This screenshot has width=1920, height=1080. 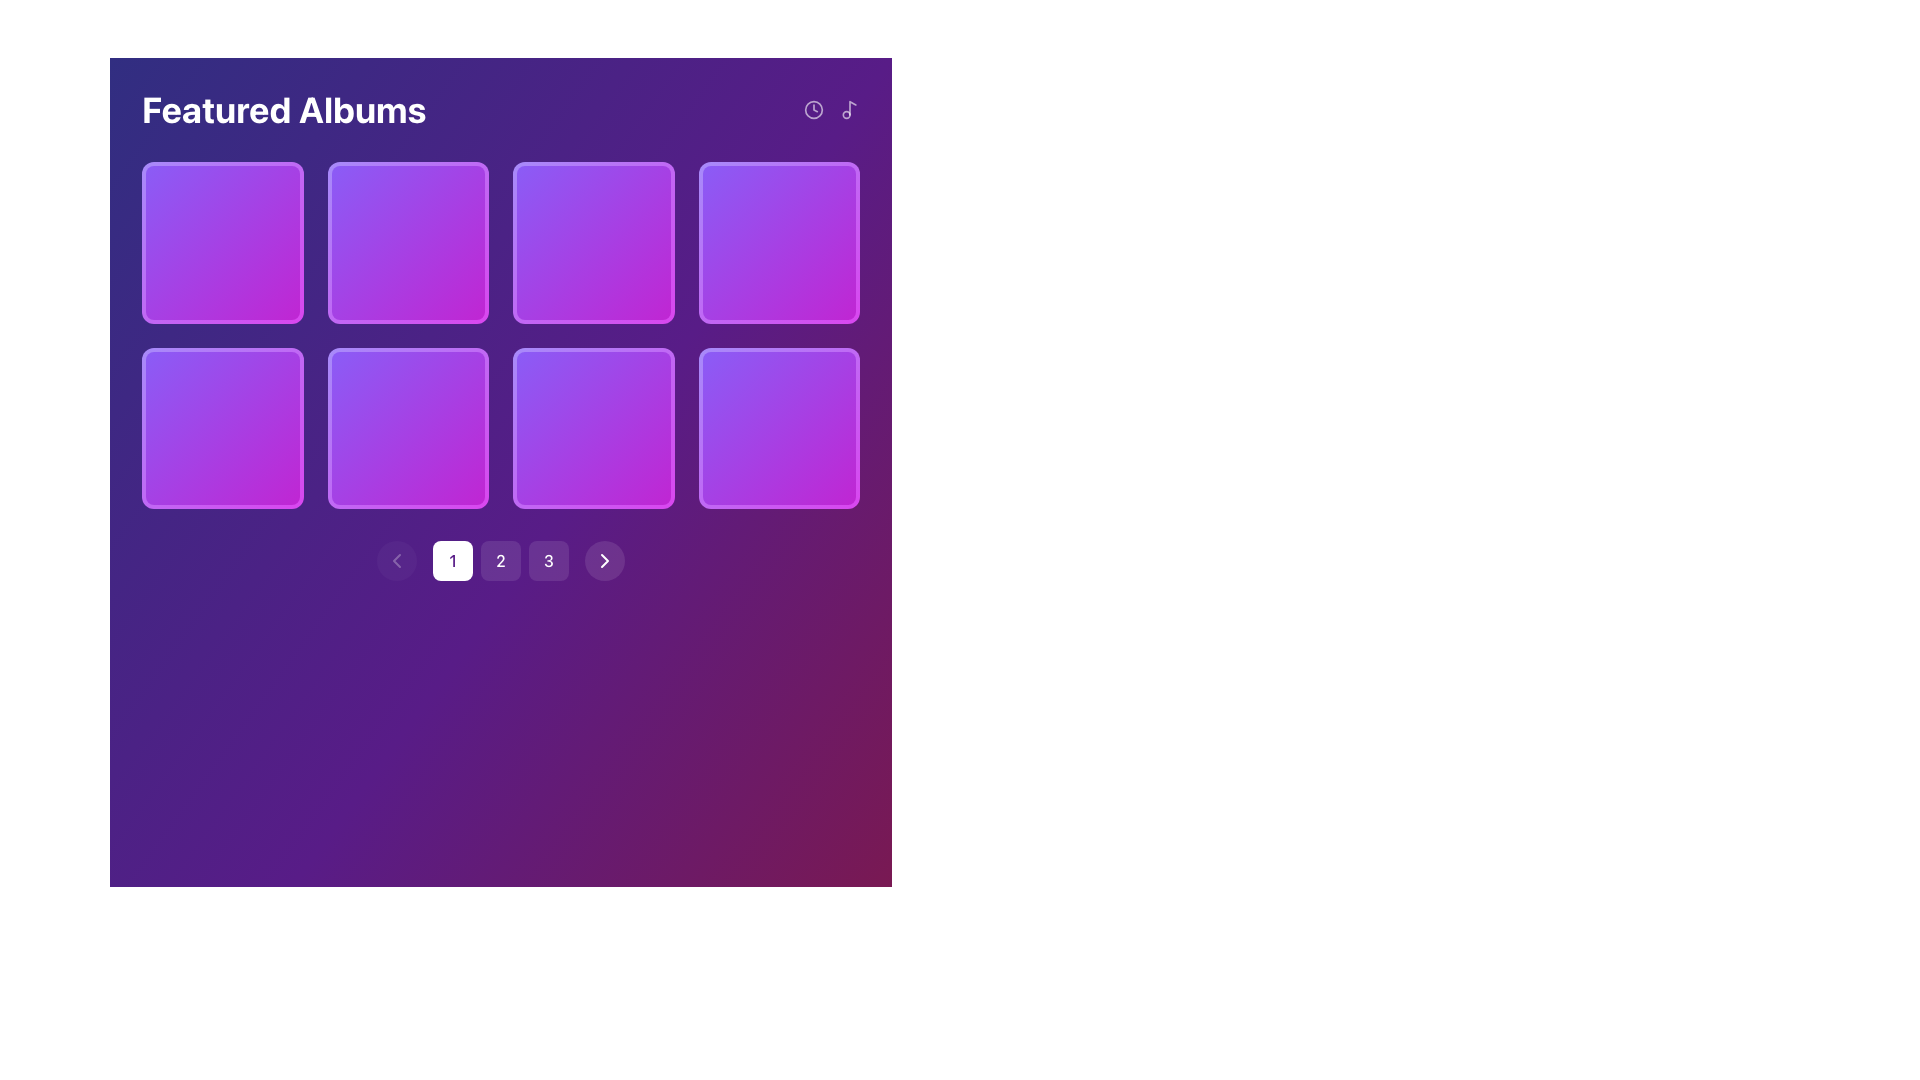 What do you see at coordinates (407, 241) in the screenshot?
I see `the clickable card in the 'Featured Albums' section, located in the second position of the first row` at bounding box center [407, 241].